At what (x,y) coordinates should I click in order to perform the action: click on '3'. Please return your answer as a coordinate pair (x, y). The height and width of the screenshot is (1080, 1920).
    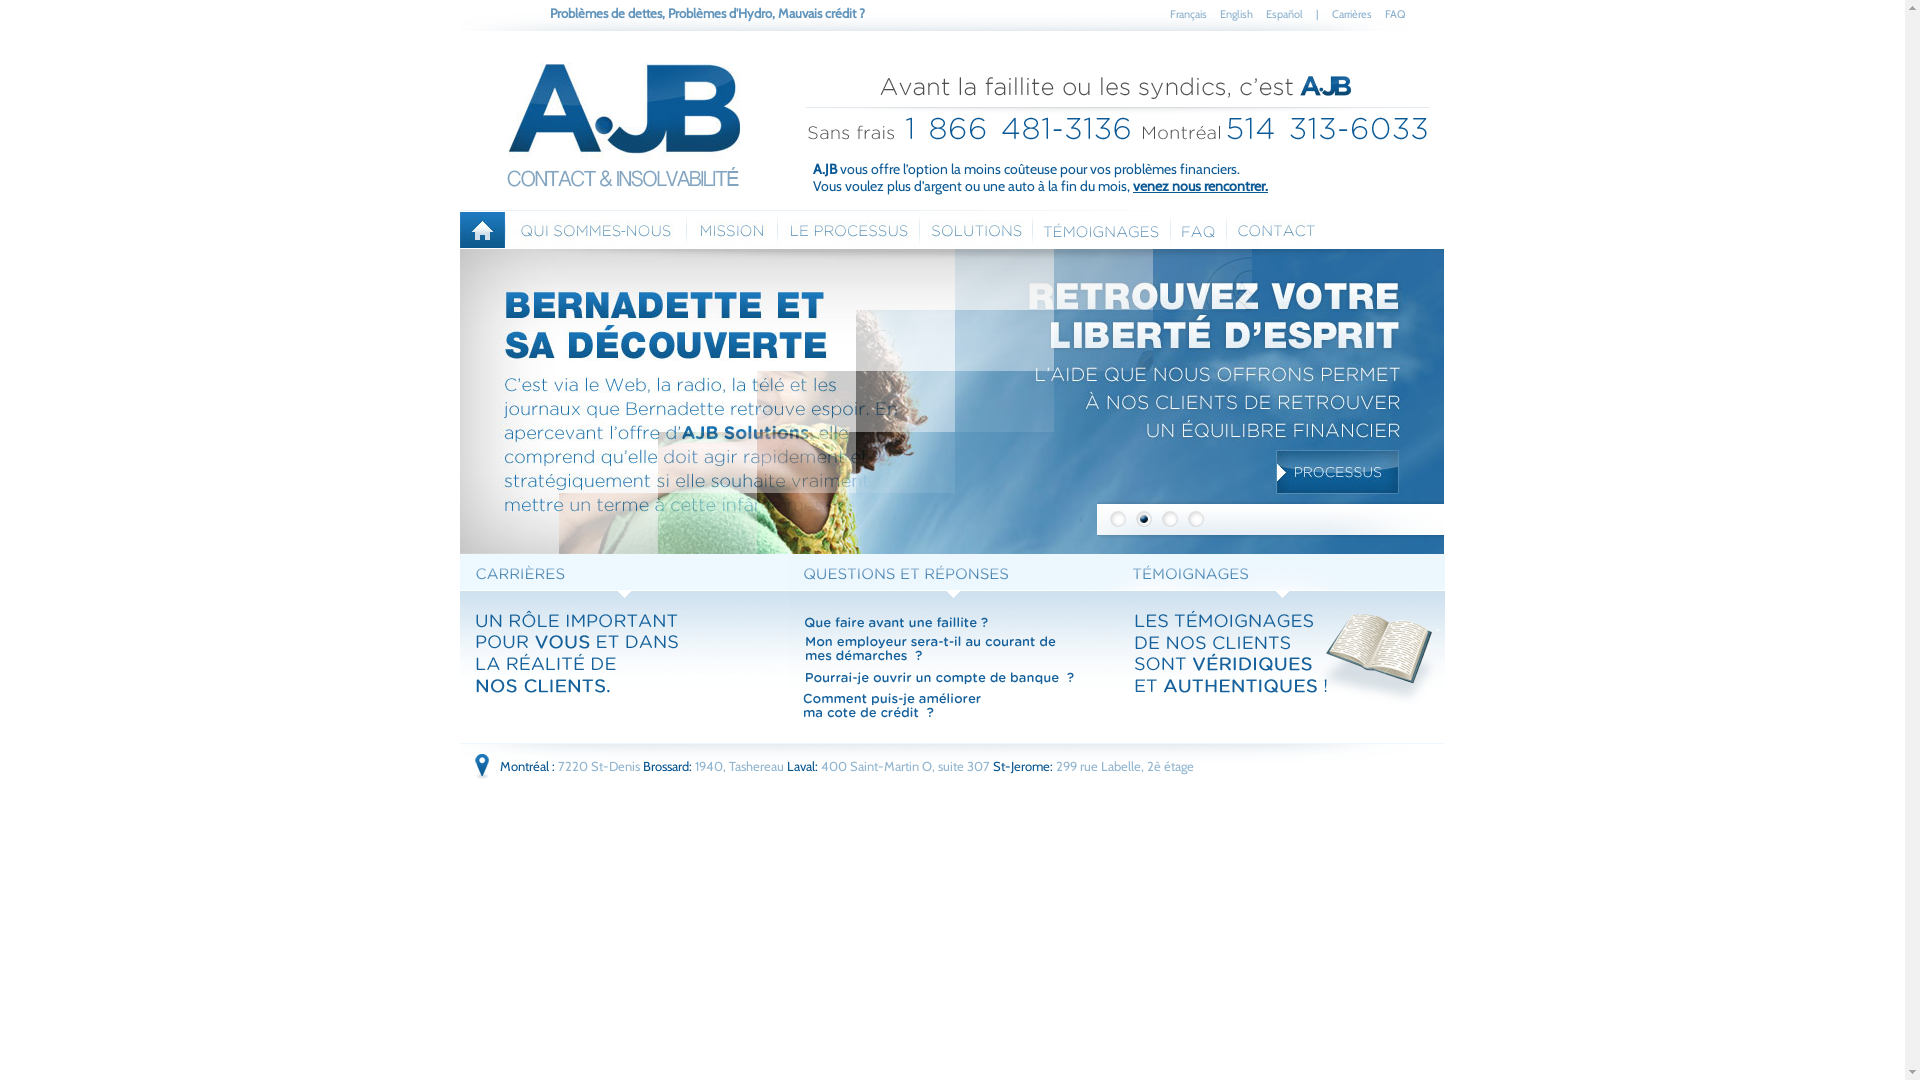
    Looking at the image, I should click on (1170, 518).